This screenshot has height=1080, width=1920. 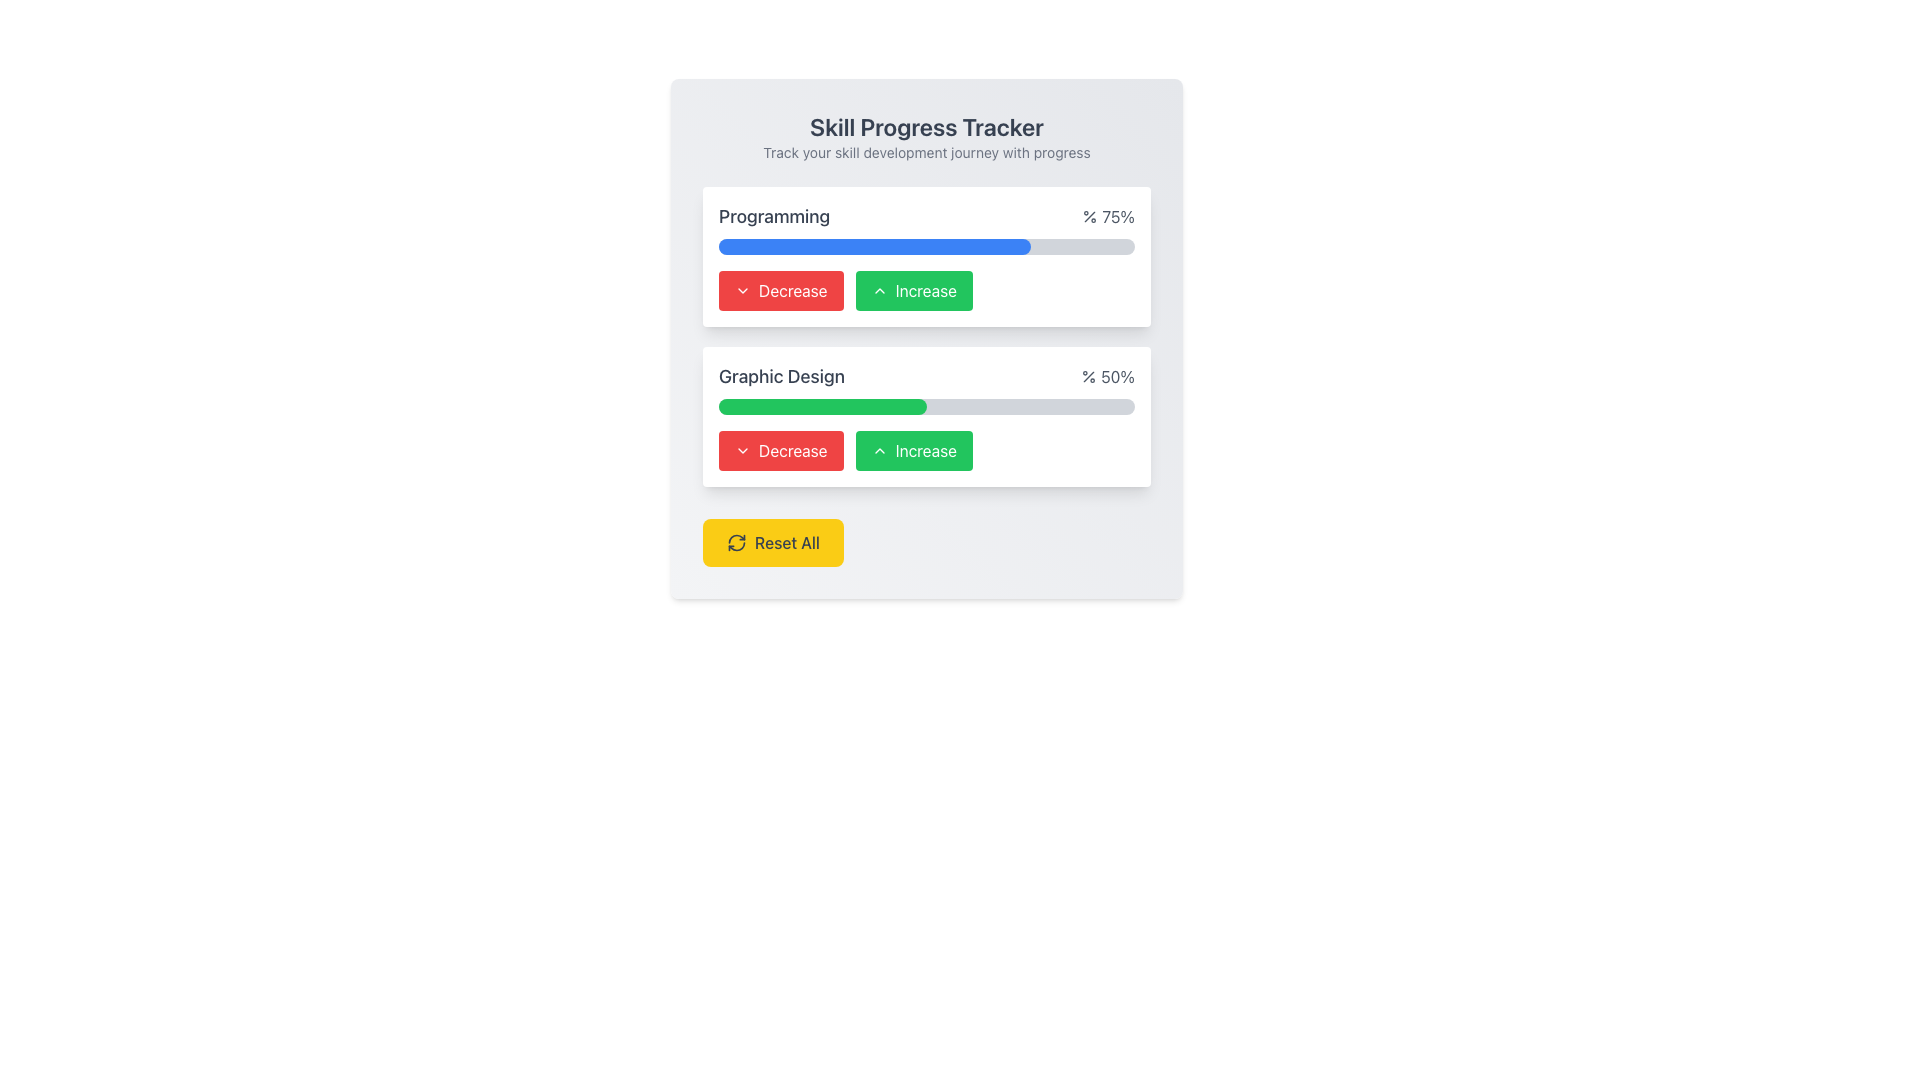 What do you see at coordinates (912, 290) in the screenshot?
I see `the green 'Increase' button with white text and an upward chevron icon to increase a value` at bounding box center [912, 290].